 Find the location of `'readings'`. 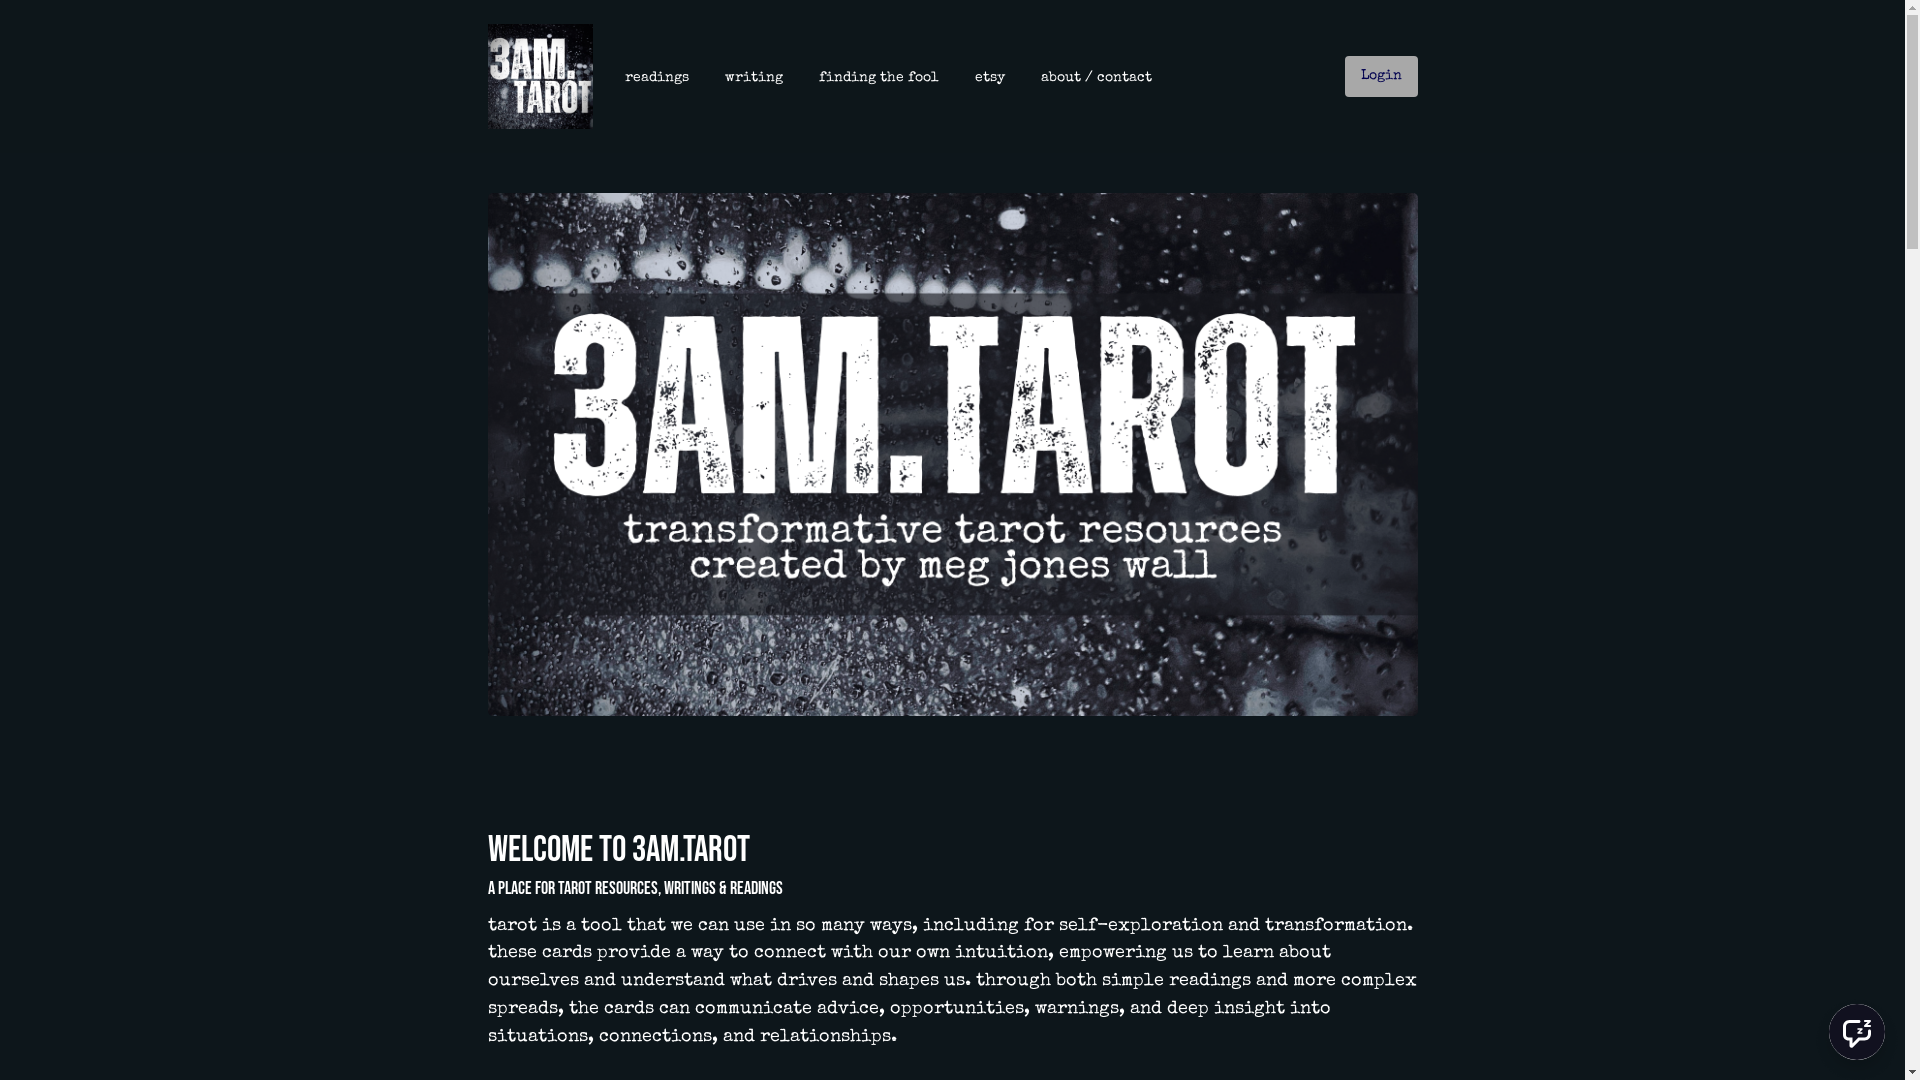

'readings' is located at coordinates (656, 76).